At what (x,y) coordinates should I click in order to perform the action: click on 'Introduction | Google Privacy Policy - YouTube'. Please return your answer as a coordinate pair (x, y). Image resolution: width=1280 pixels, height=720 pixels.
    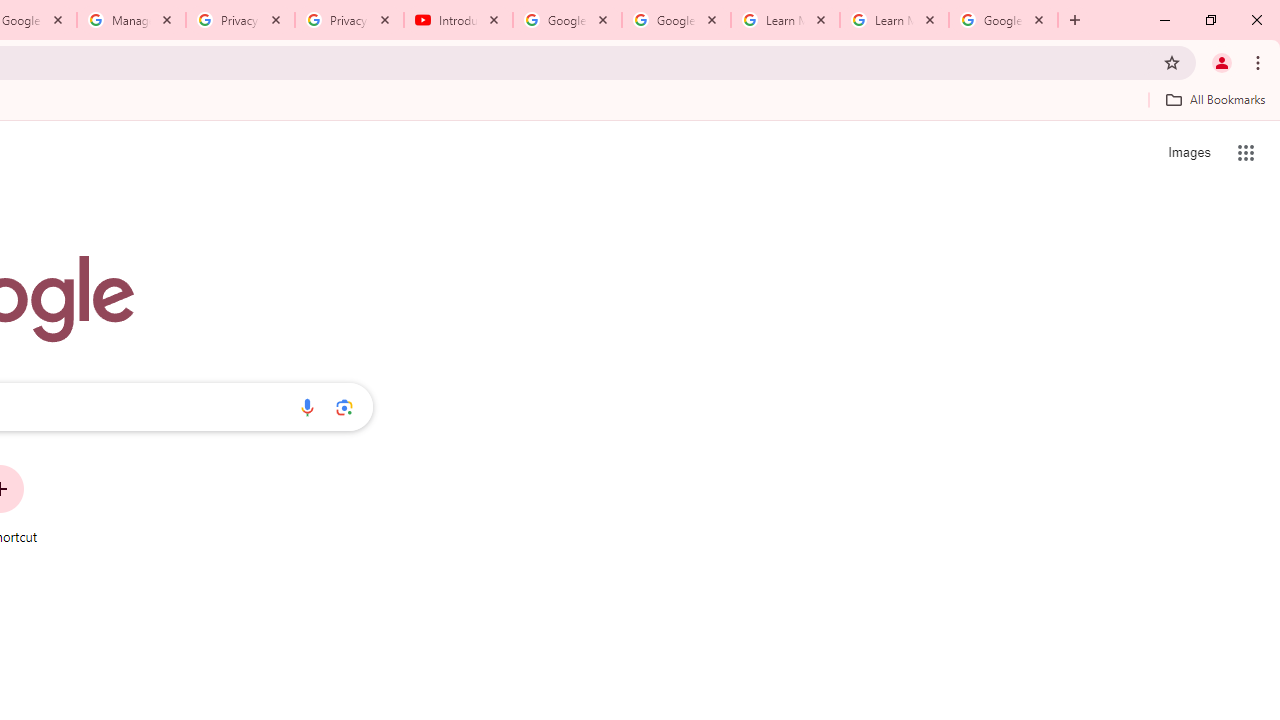
    Looking at the image, I should click on (457, 20).